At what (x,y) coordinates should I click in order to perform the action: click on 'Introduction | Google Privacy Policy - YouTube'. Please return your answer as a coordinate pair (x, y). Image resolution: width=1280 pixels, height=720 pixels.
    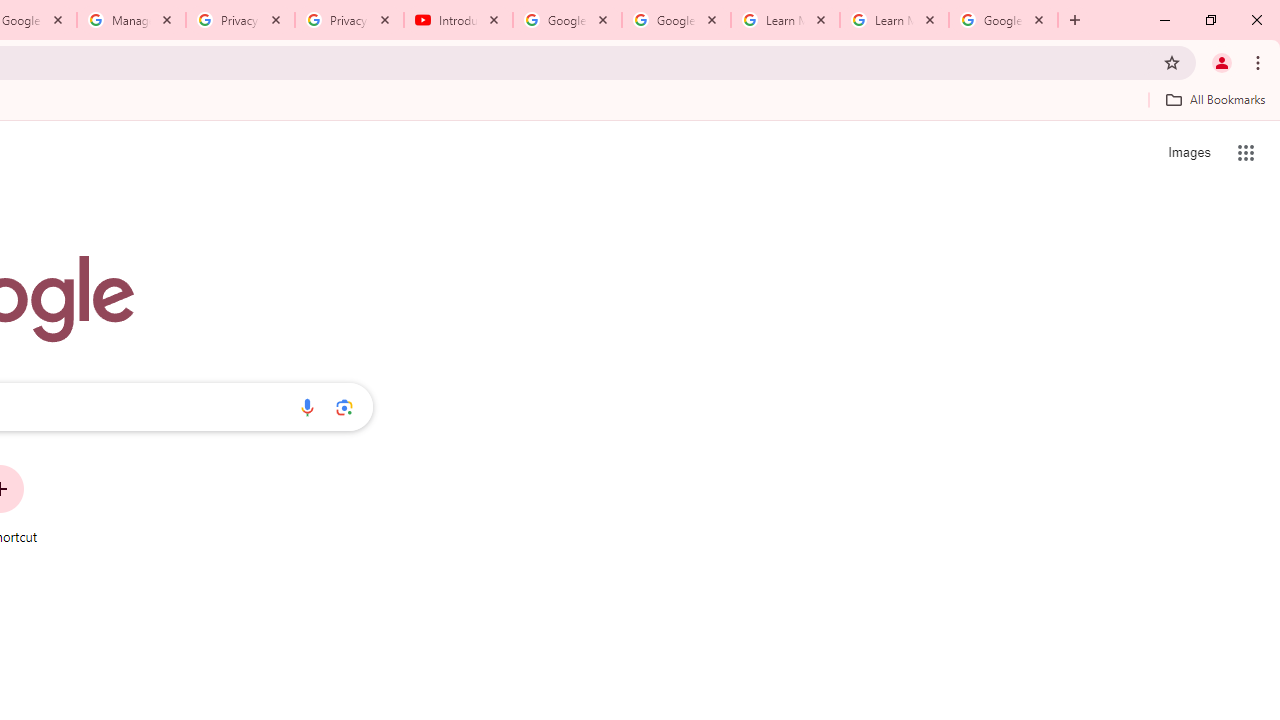
    Looking at the image, I should click on (457, 20).